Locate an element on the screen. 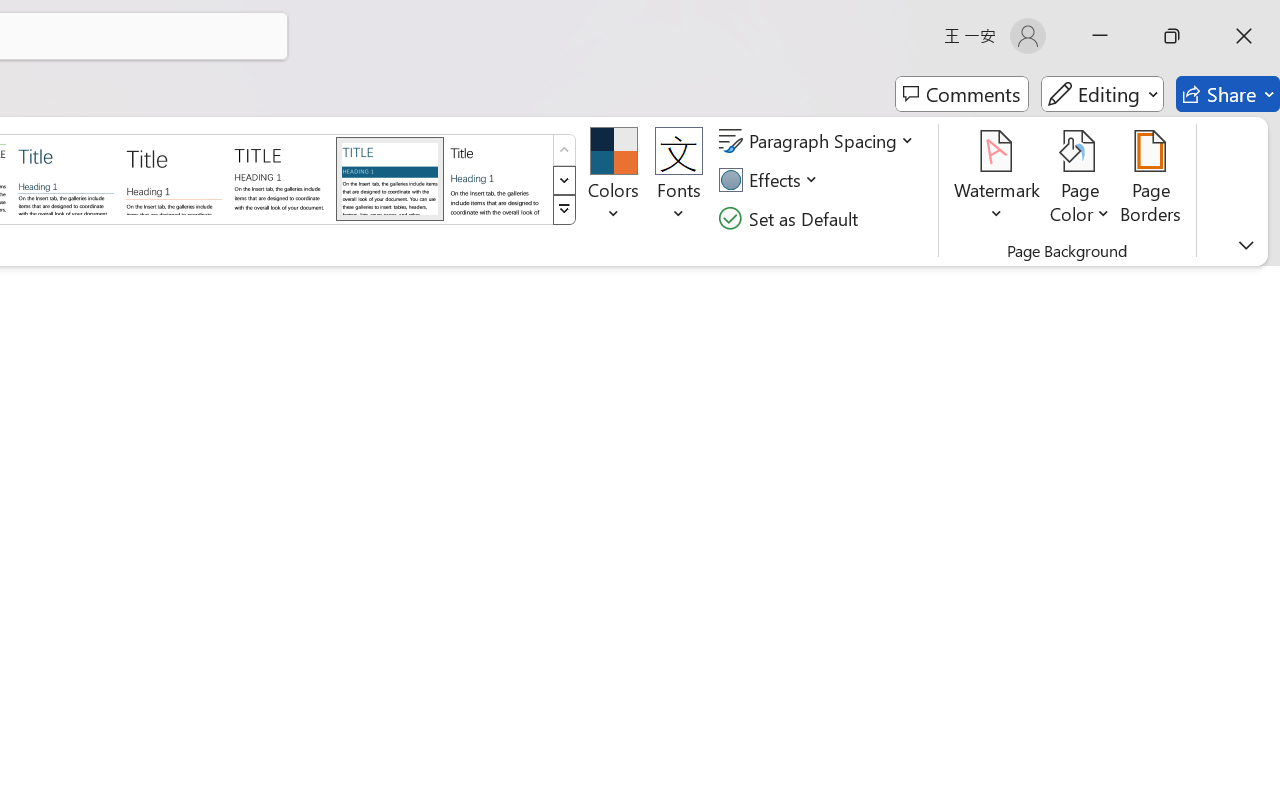 Image resolution: width=1280 pixels, height=800 pixels. 'Minimize' is located at coordinates (1099, 35).